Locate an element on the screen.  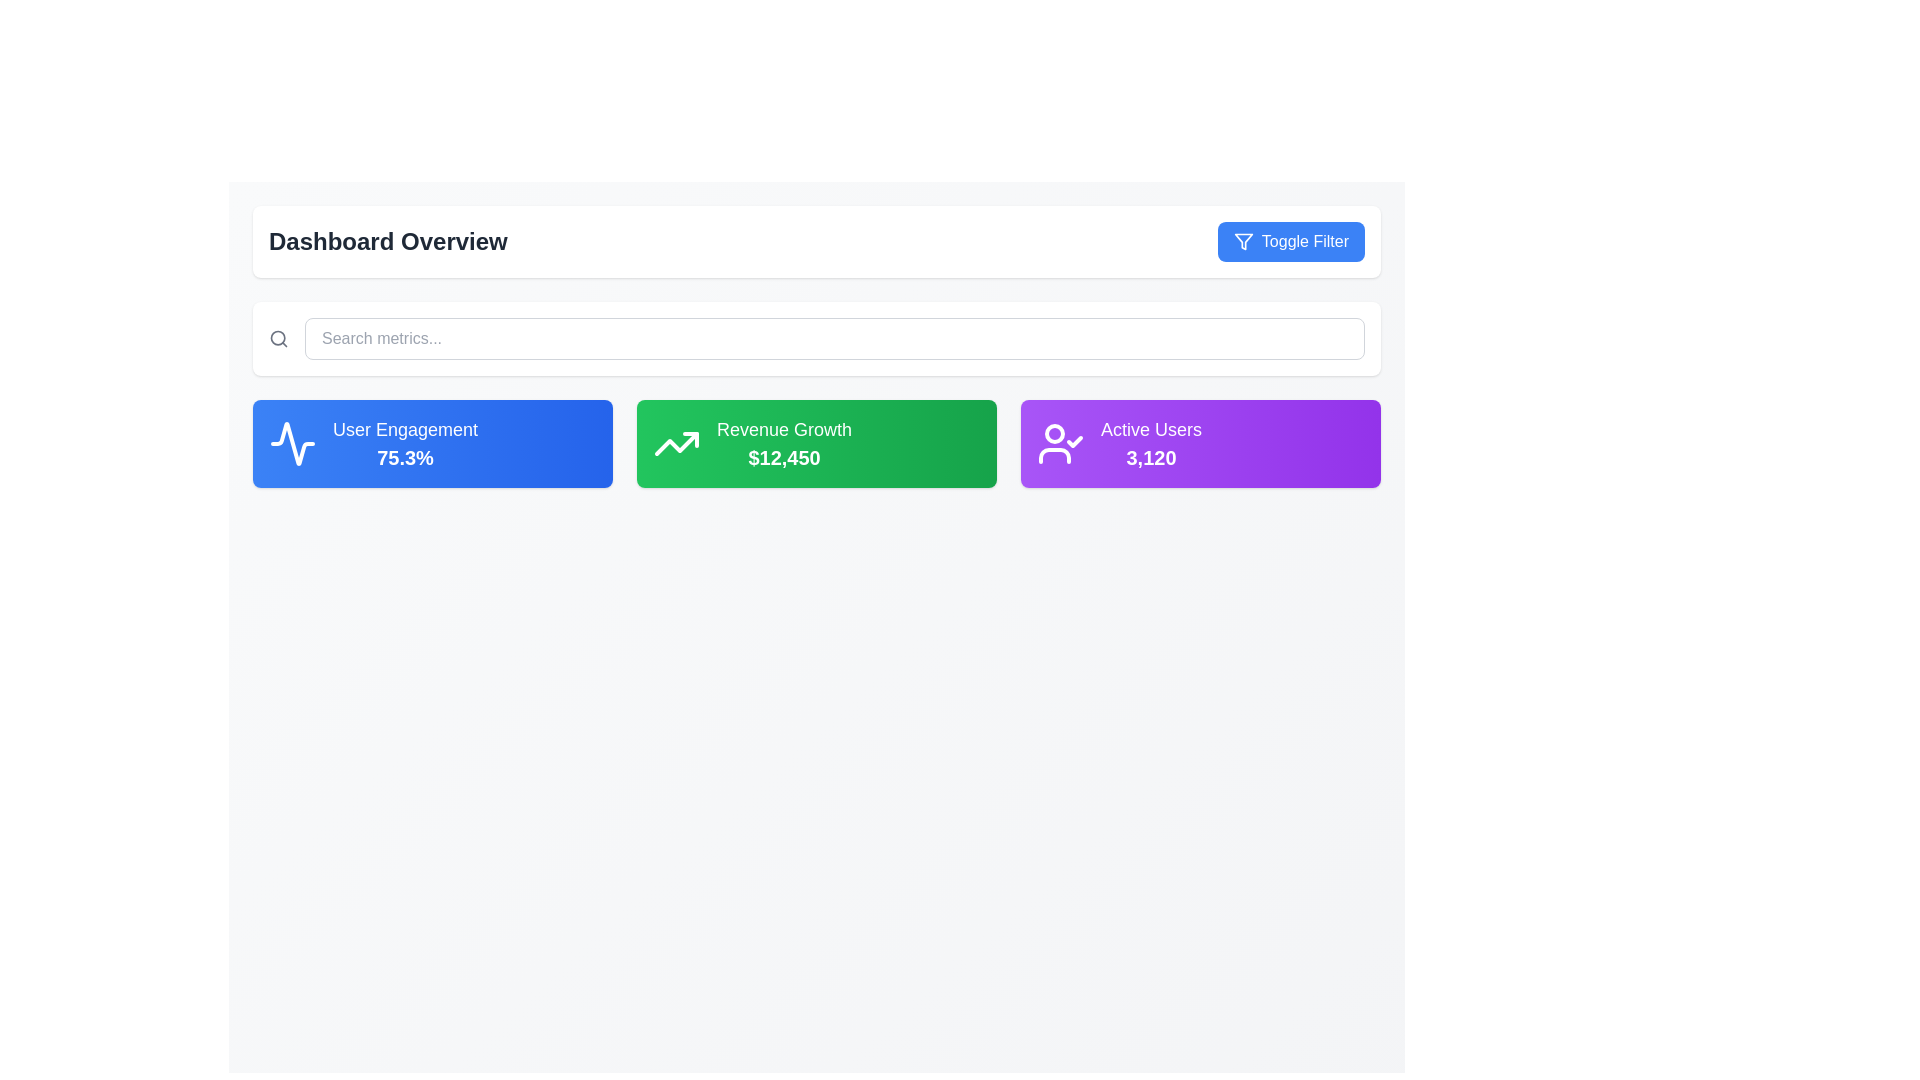
the 'Revenue Growth' text display with icon is located at coordinates (783, 442).